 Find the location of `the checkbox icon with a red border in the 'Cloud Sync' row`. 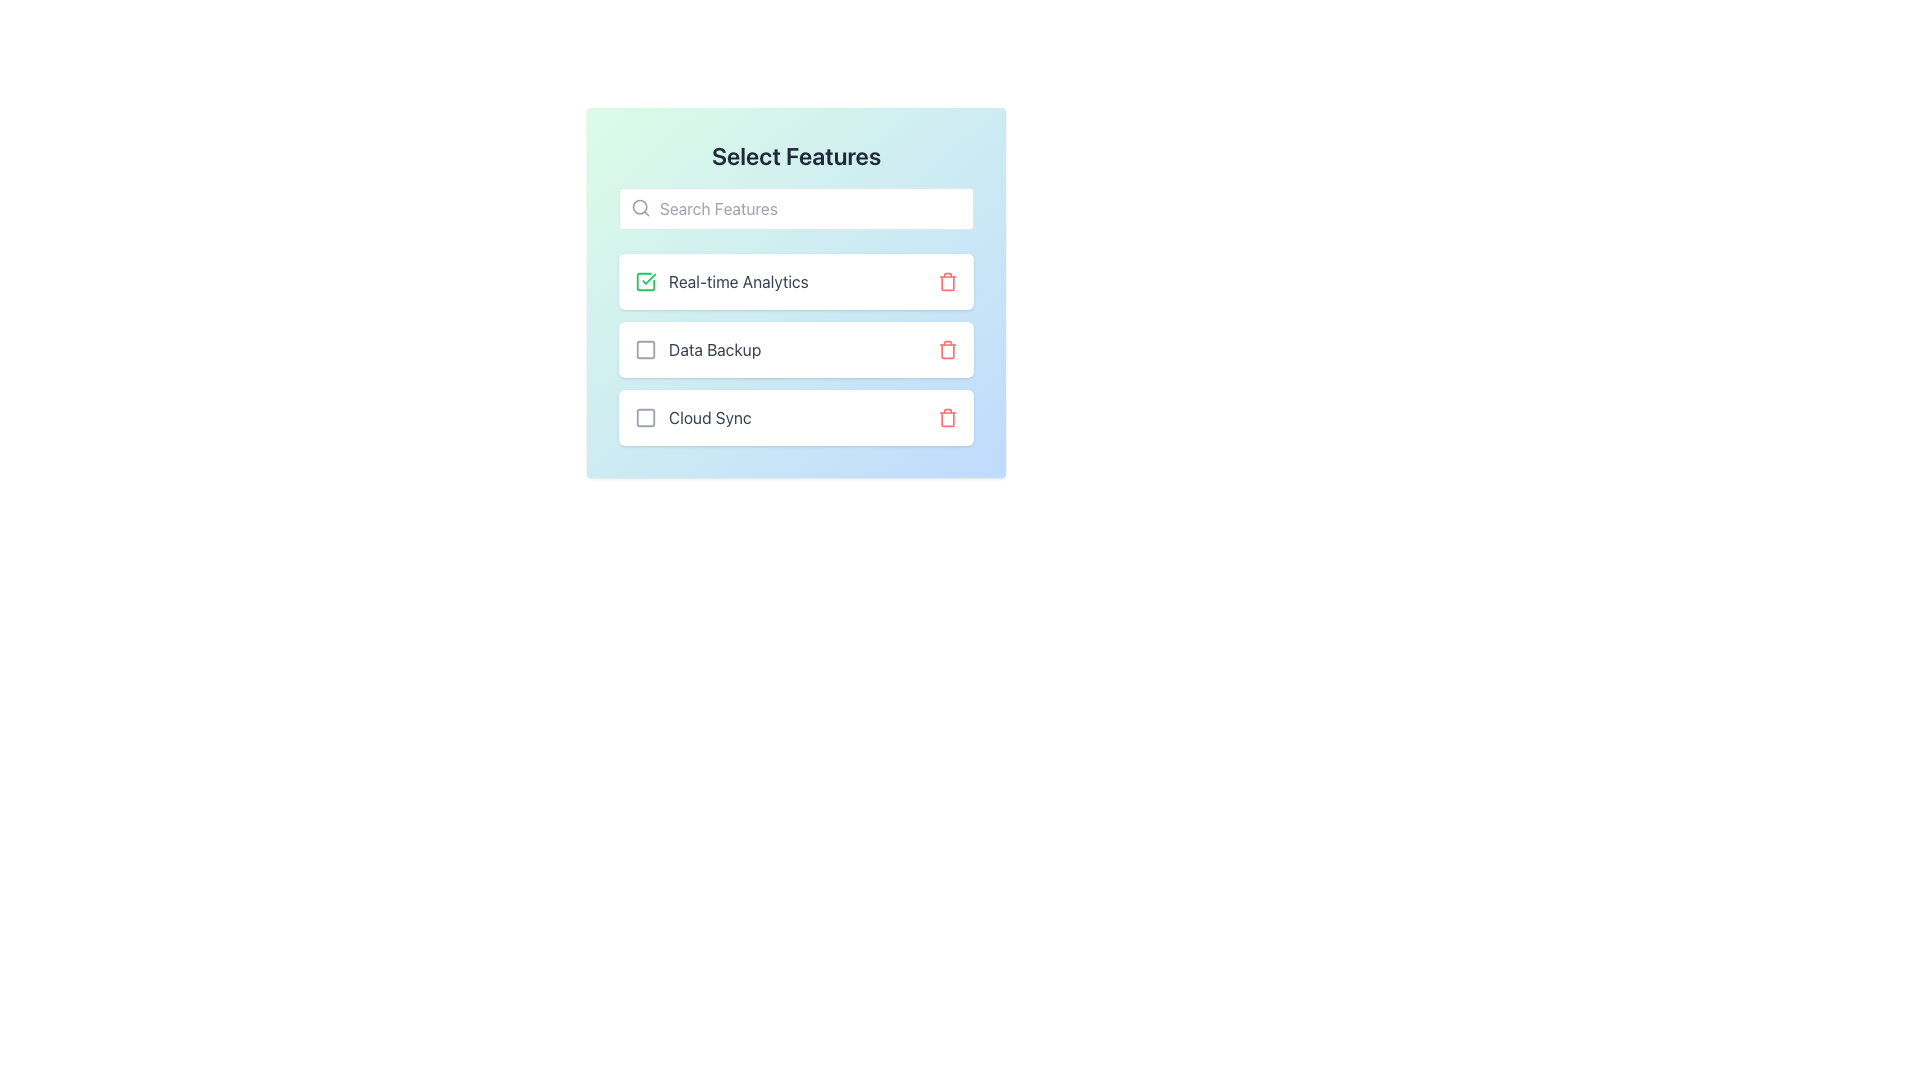

the checkbox icon with a red border in the 'Cloud Sync' row is located at coordinates (646, 416).